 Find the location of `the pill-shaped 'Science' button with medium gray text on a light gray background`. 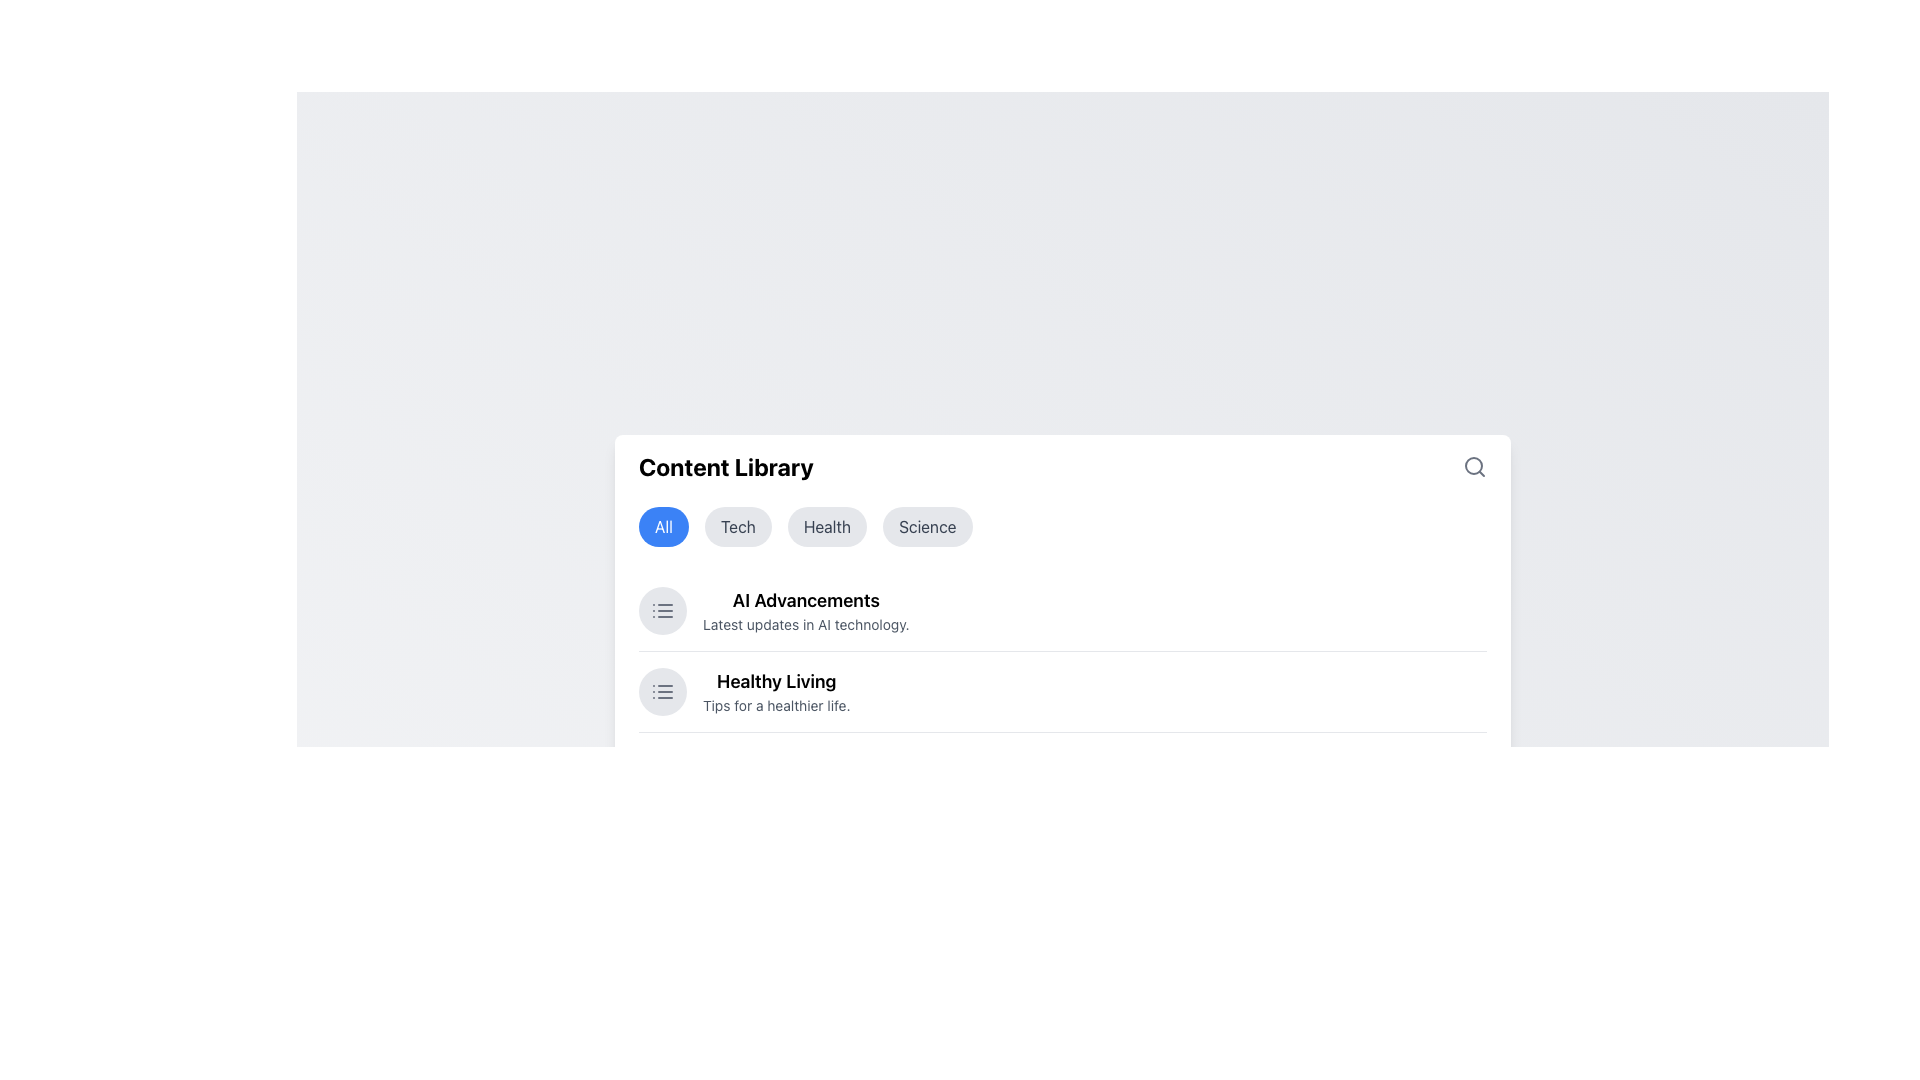

the pill-shaped 'Science' button with medium gray text on a light gray background is located at coordinates (926, 526).